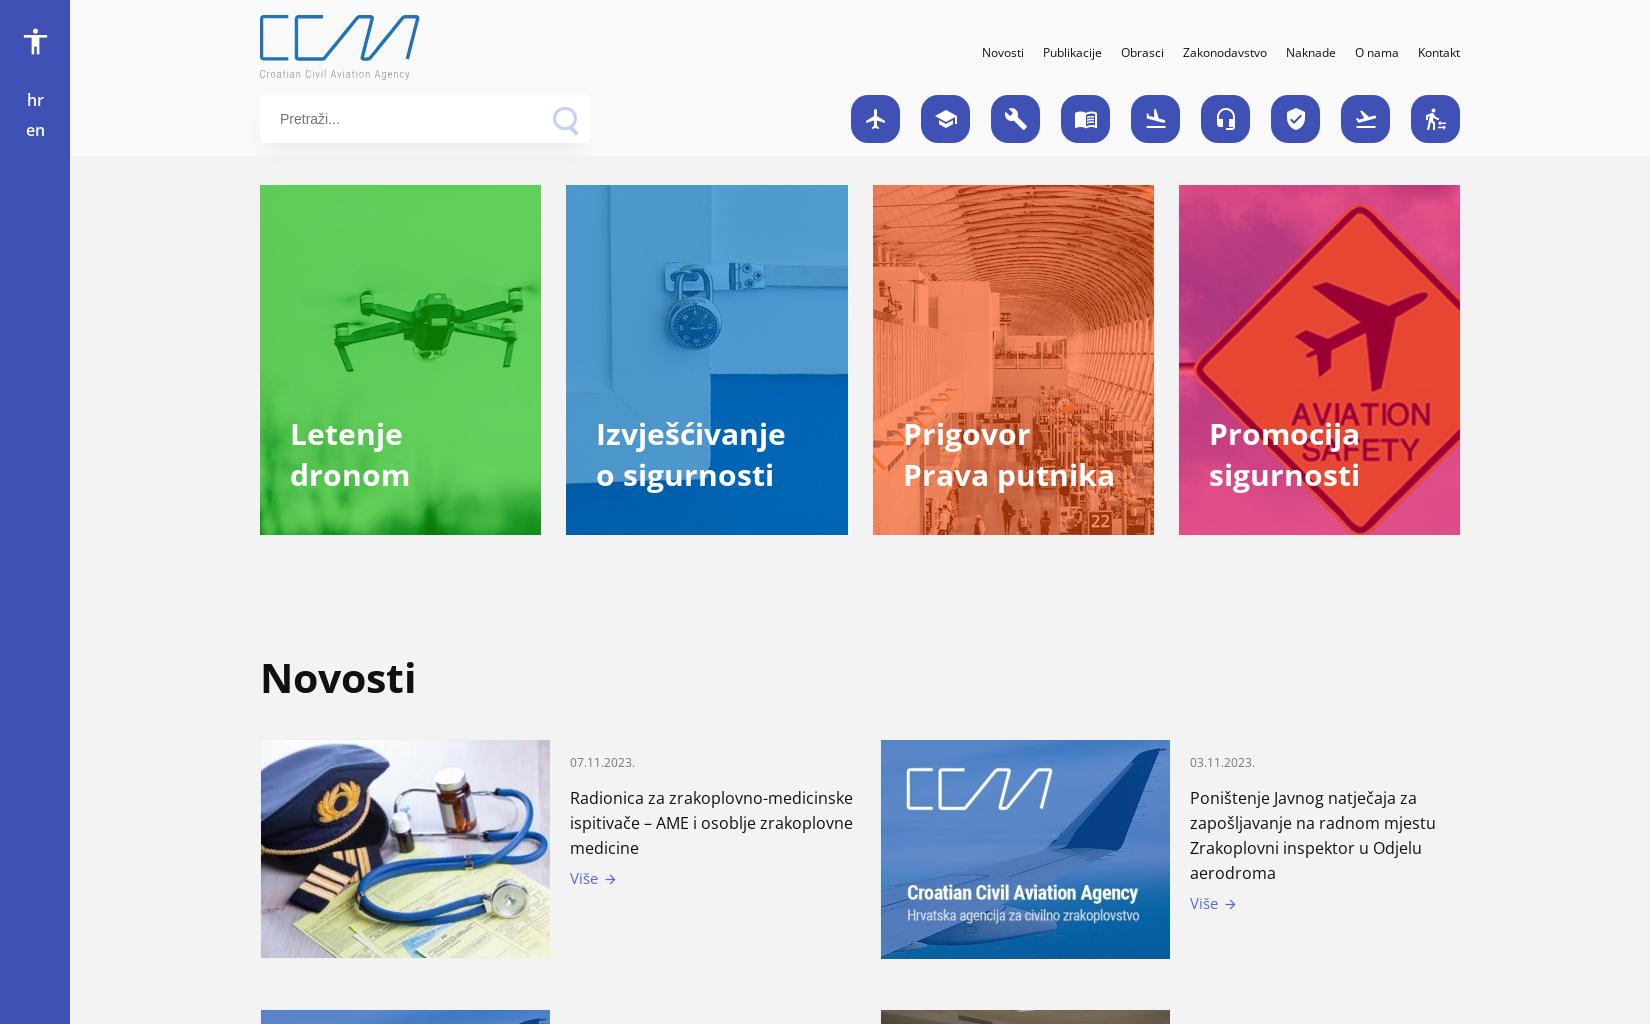 The image size is (1650, 1024). I want to click on 'o sigurnosti', so click(684, 473).